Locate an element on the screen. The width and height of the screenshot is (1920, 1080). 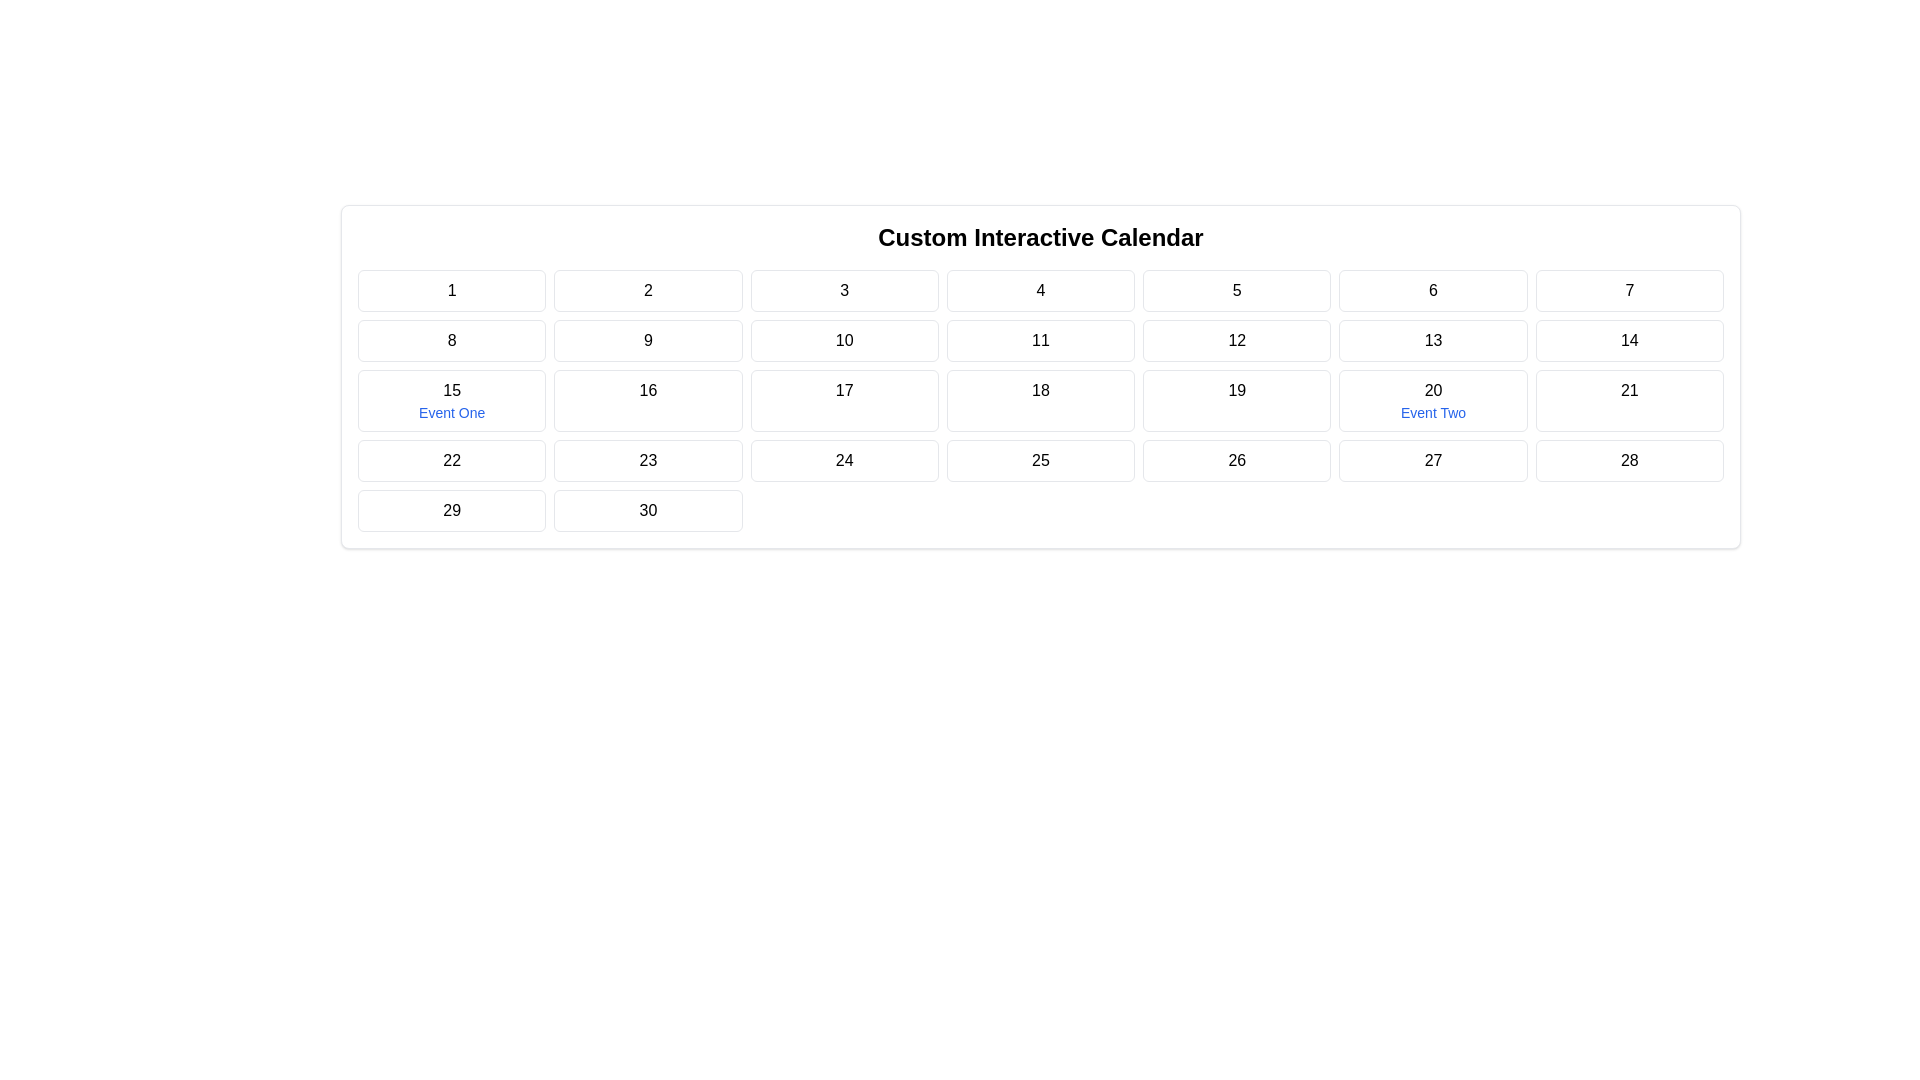
the 7th Calendar Day Cell in the top row of the calendar interface, which is located at the far right is located at coordinates (1629, 290).